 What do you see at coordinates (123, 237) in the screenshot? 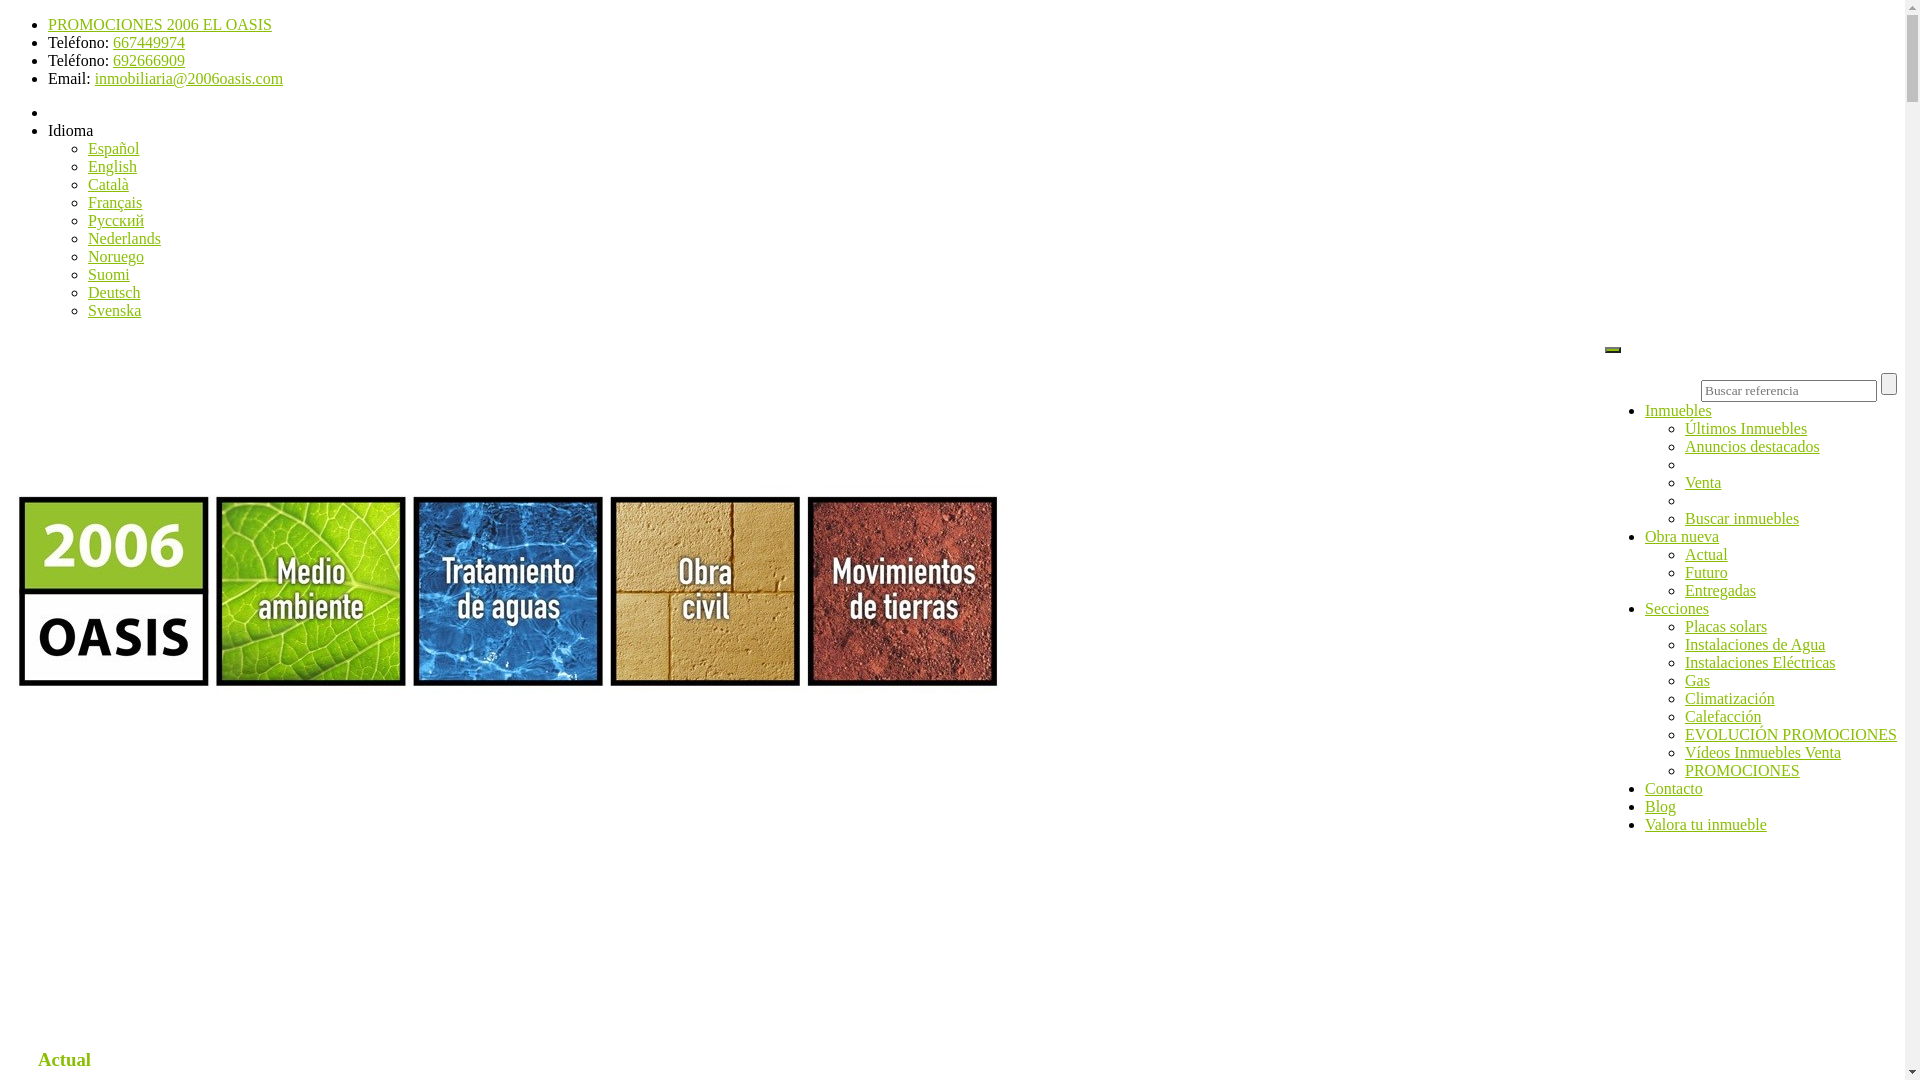
I see `'Nederlands'` at bounding box center [123, 237].